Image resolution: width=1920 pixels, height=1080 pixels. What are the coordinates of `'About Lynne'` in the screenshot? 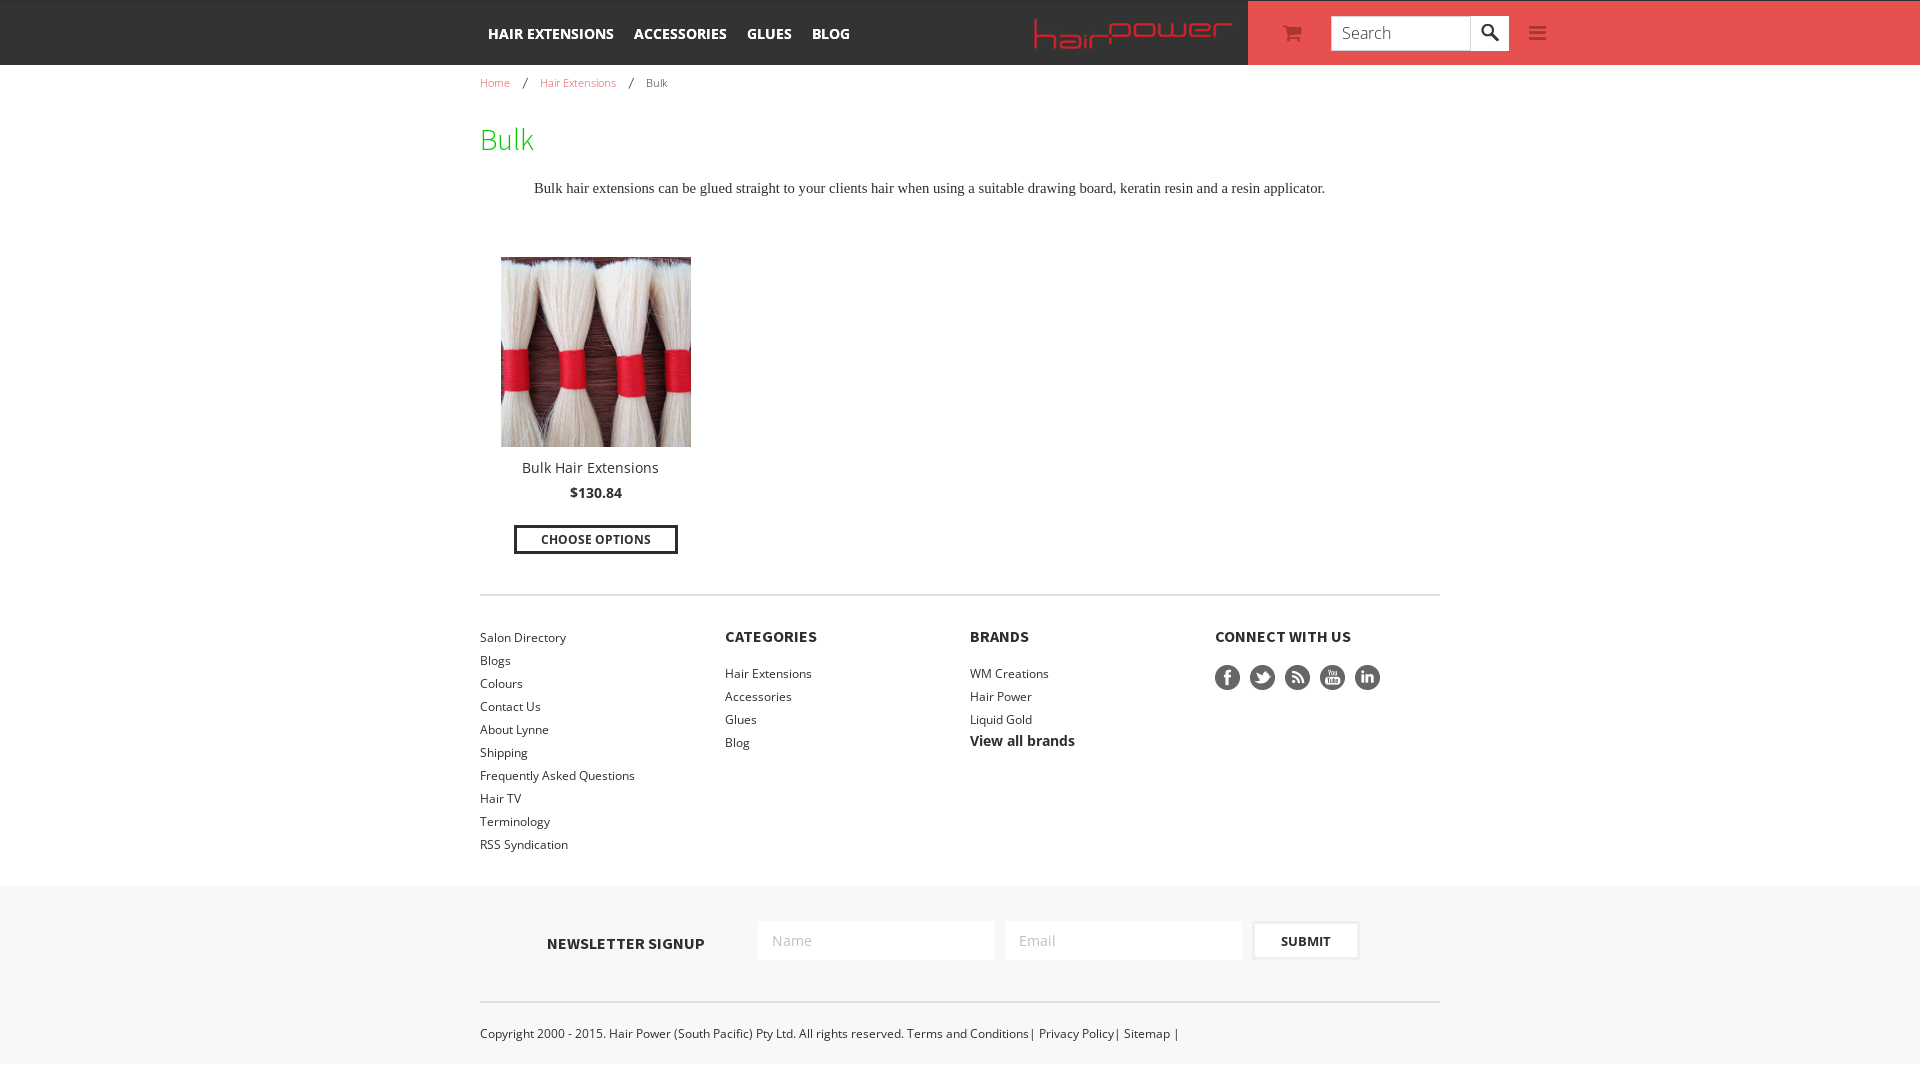 It's located at (591, 729).